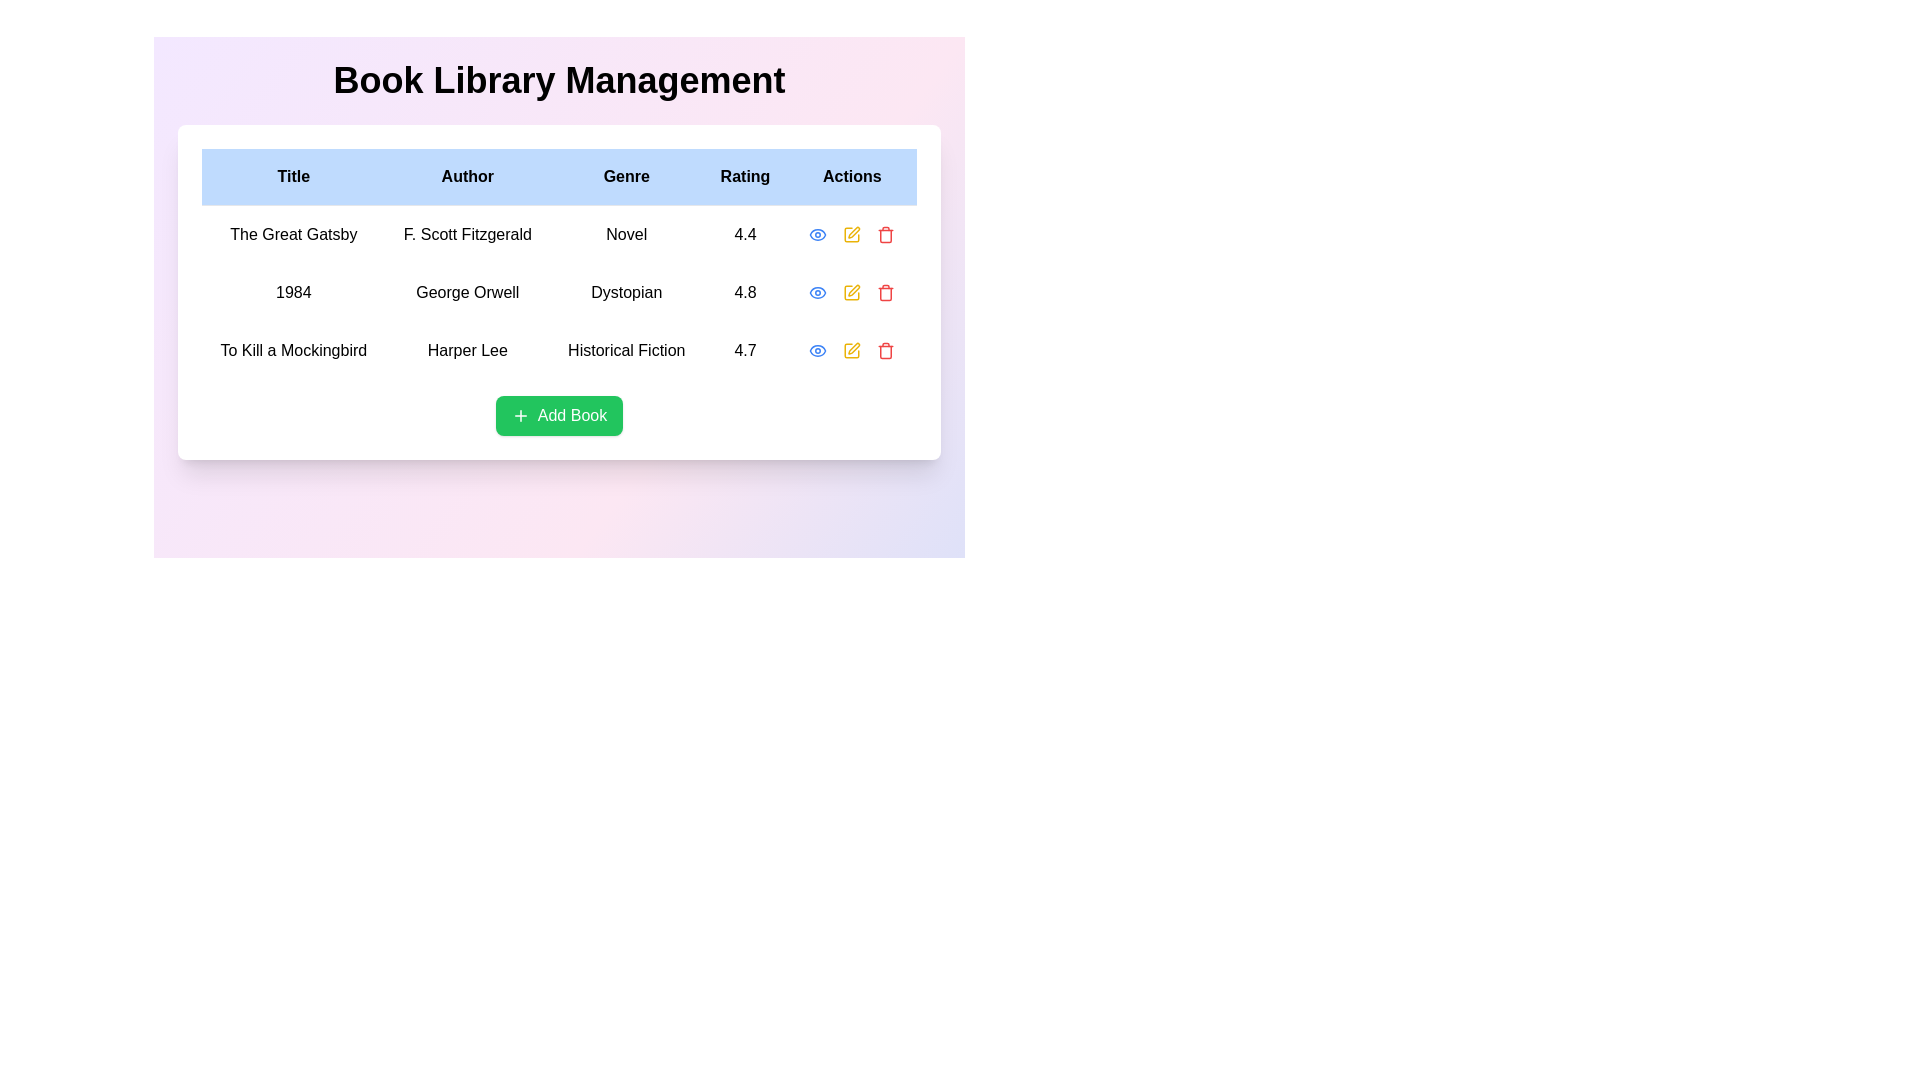 This screenshot has height=1080, width=1920. I want to click on the 'Edit' icon represented by a square with a pen symbol located in the third row under the 'Actions' column, so click(852, 350).